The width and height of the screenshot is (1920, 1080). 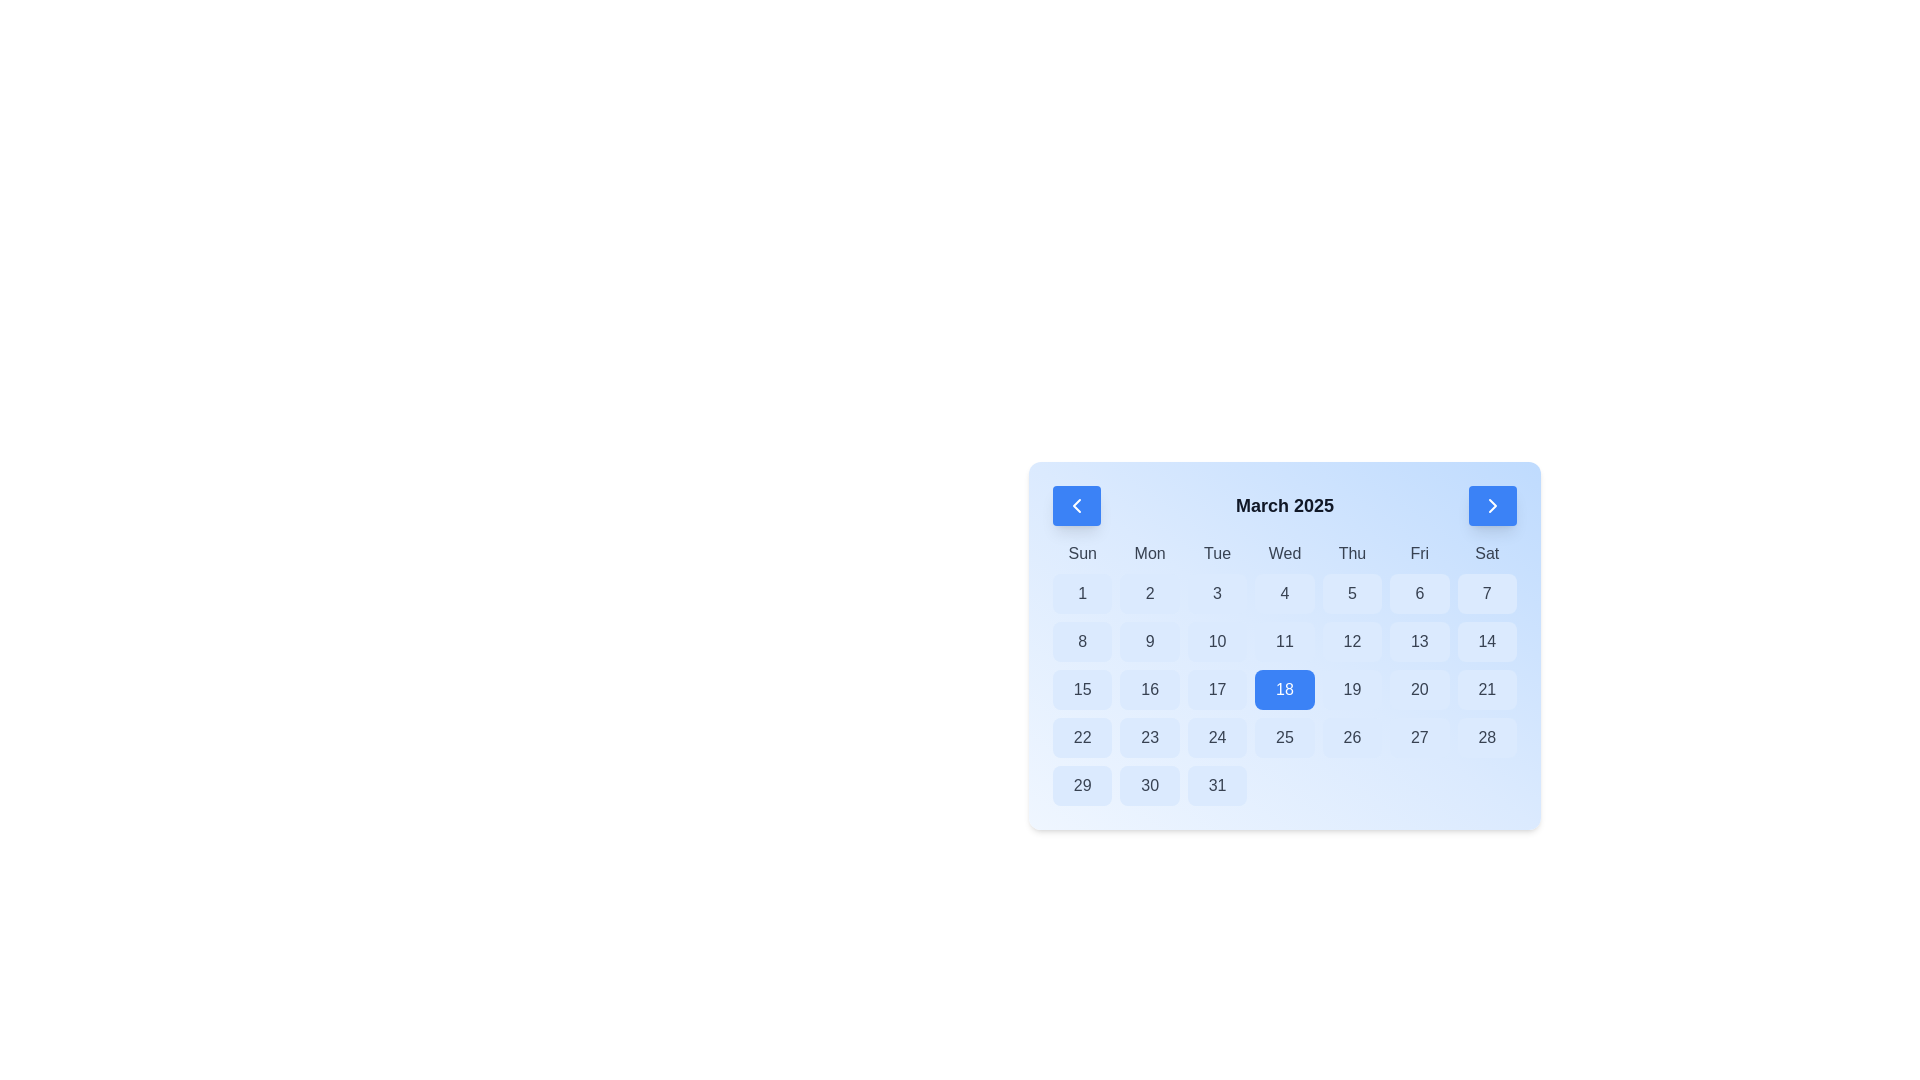 I want to click on the date button representing the 29th day of the month in the calendar grid, so click(x=1080, y=785).